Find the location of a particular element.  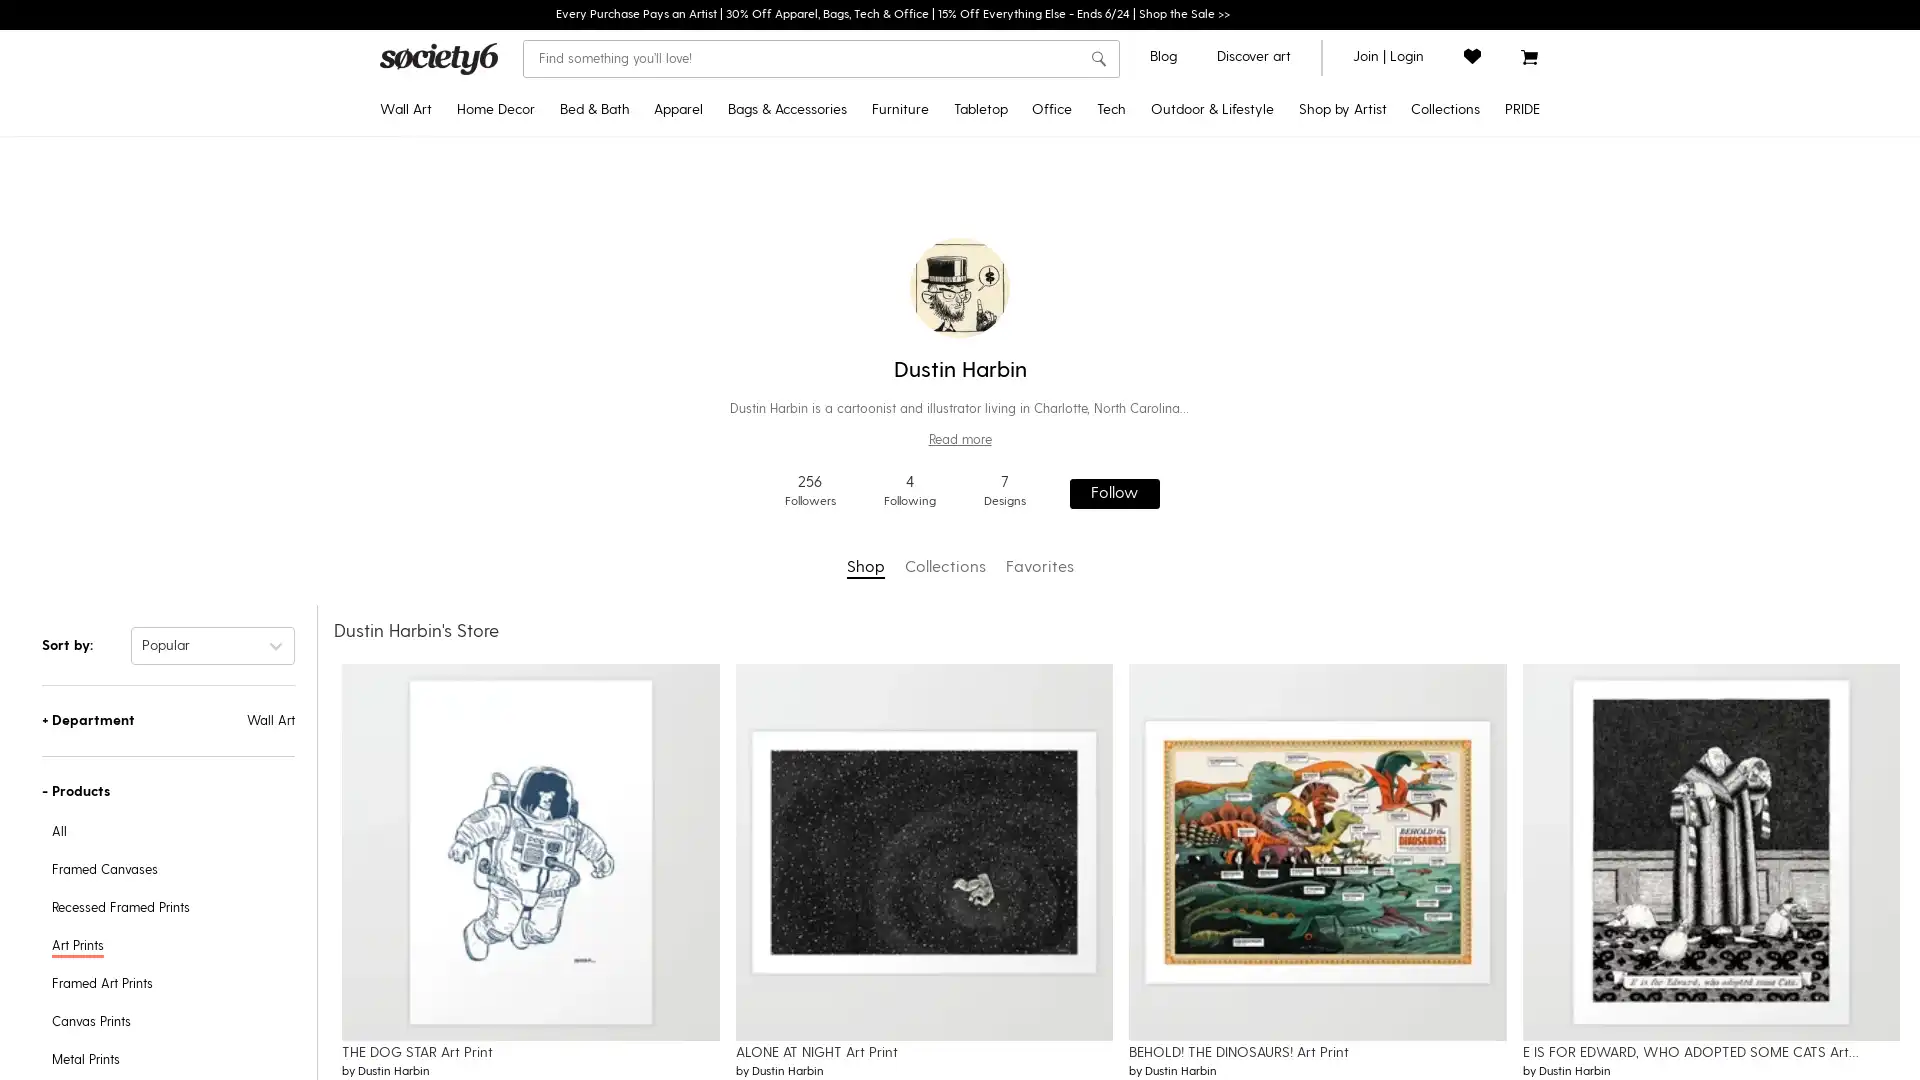

Face Masks is located at coordinates (801, 385).